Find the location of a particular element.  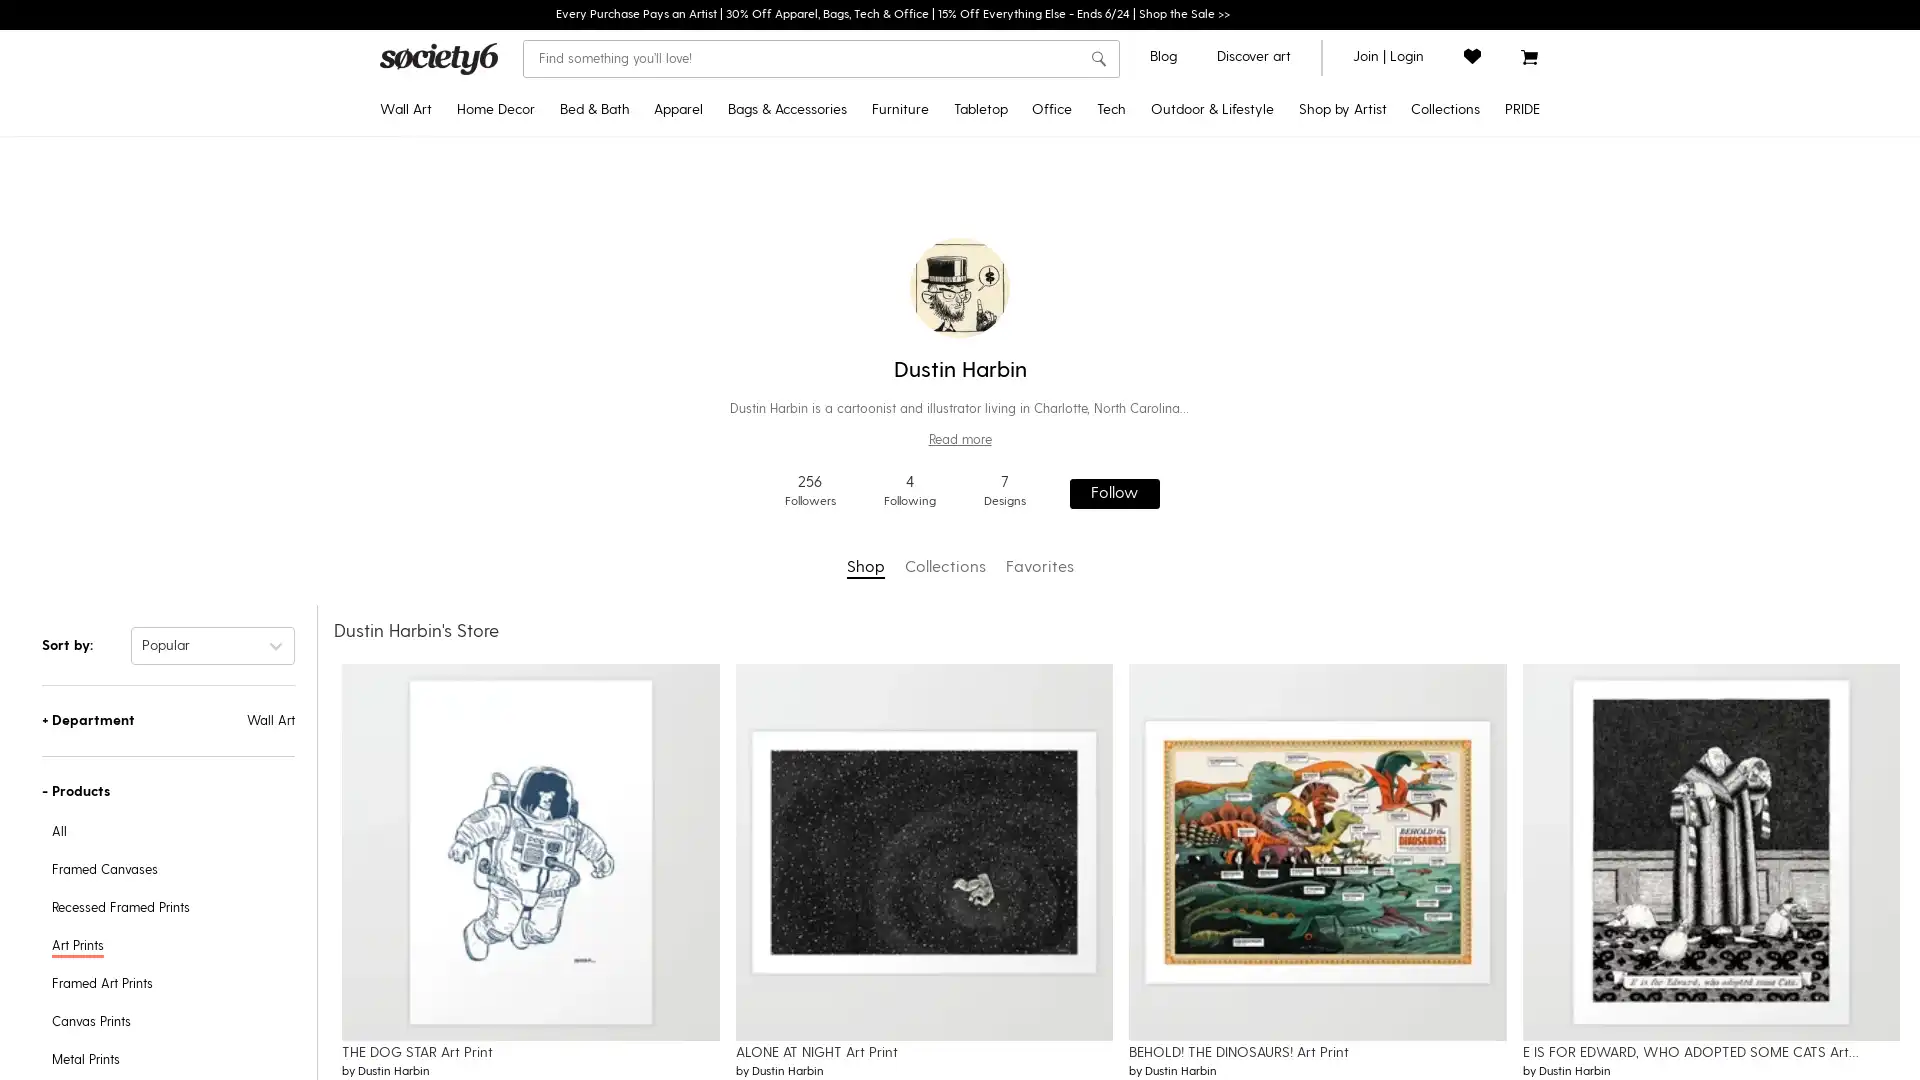

Face Masks is located at coordinates (801, 385).